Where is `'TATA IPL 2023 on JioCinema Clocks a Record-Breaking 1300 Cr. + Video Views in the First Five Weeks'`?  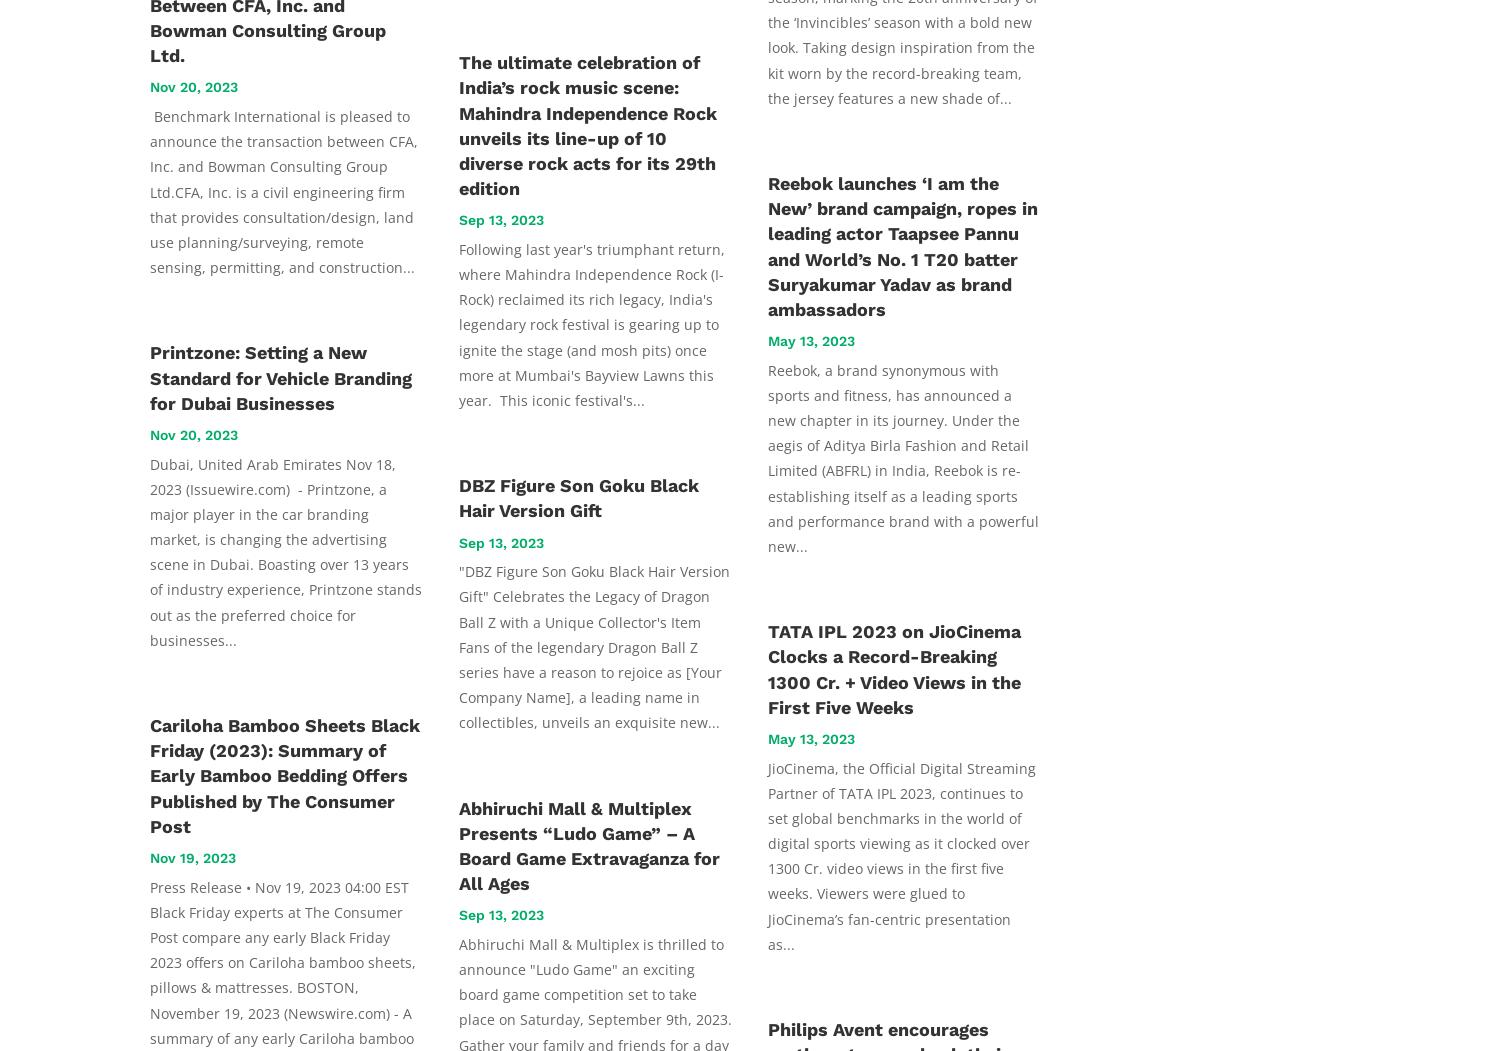 'TATA IPL 2023 on JioCinema Clocks a Record-Breaking 1300 Cr. + Video Views in the First Five Weeks' is located at coordinates (894, 668).